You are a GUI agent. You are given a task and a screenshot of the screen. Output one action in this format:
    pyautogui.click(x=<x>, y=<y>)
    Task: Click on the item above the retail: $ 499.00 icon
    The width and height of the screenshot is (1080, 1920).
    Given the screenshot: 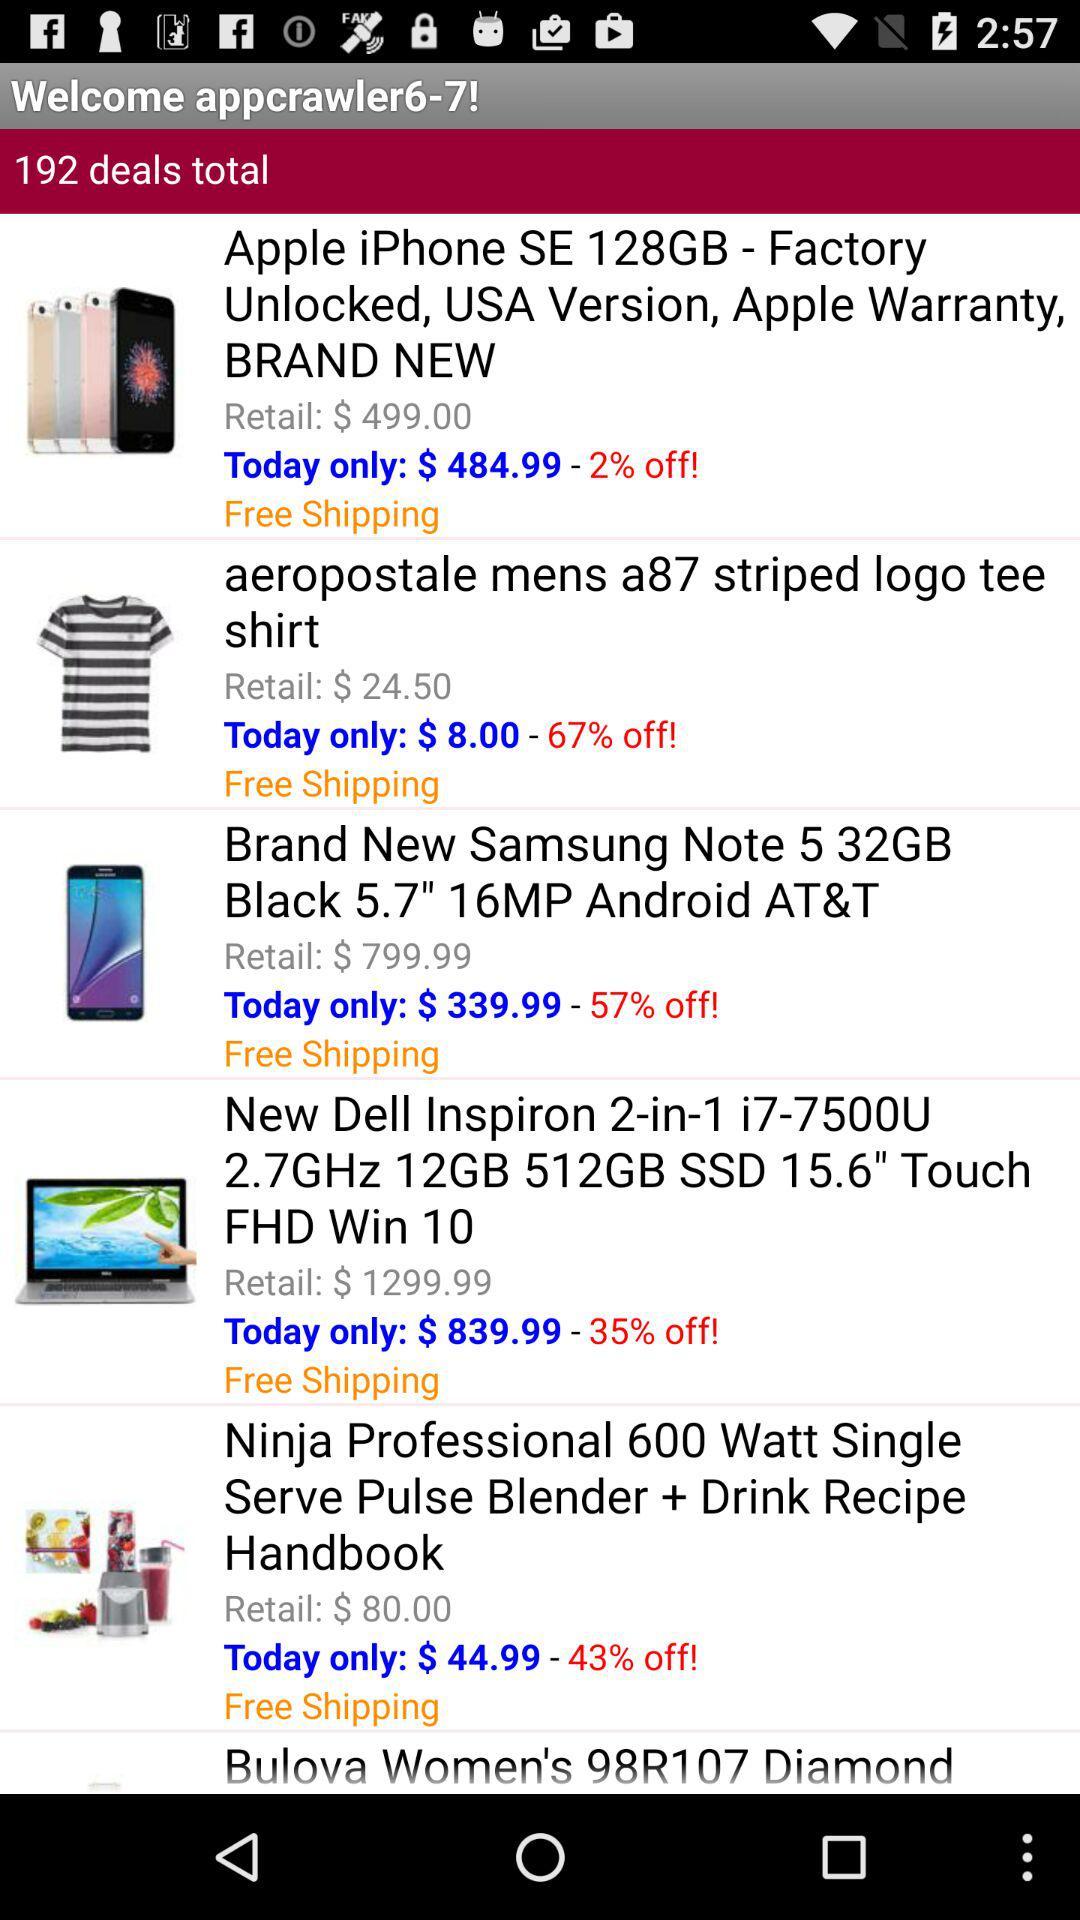 What is the action you would take?
    pyautogui.click(x=651, y=301)
    